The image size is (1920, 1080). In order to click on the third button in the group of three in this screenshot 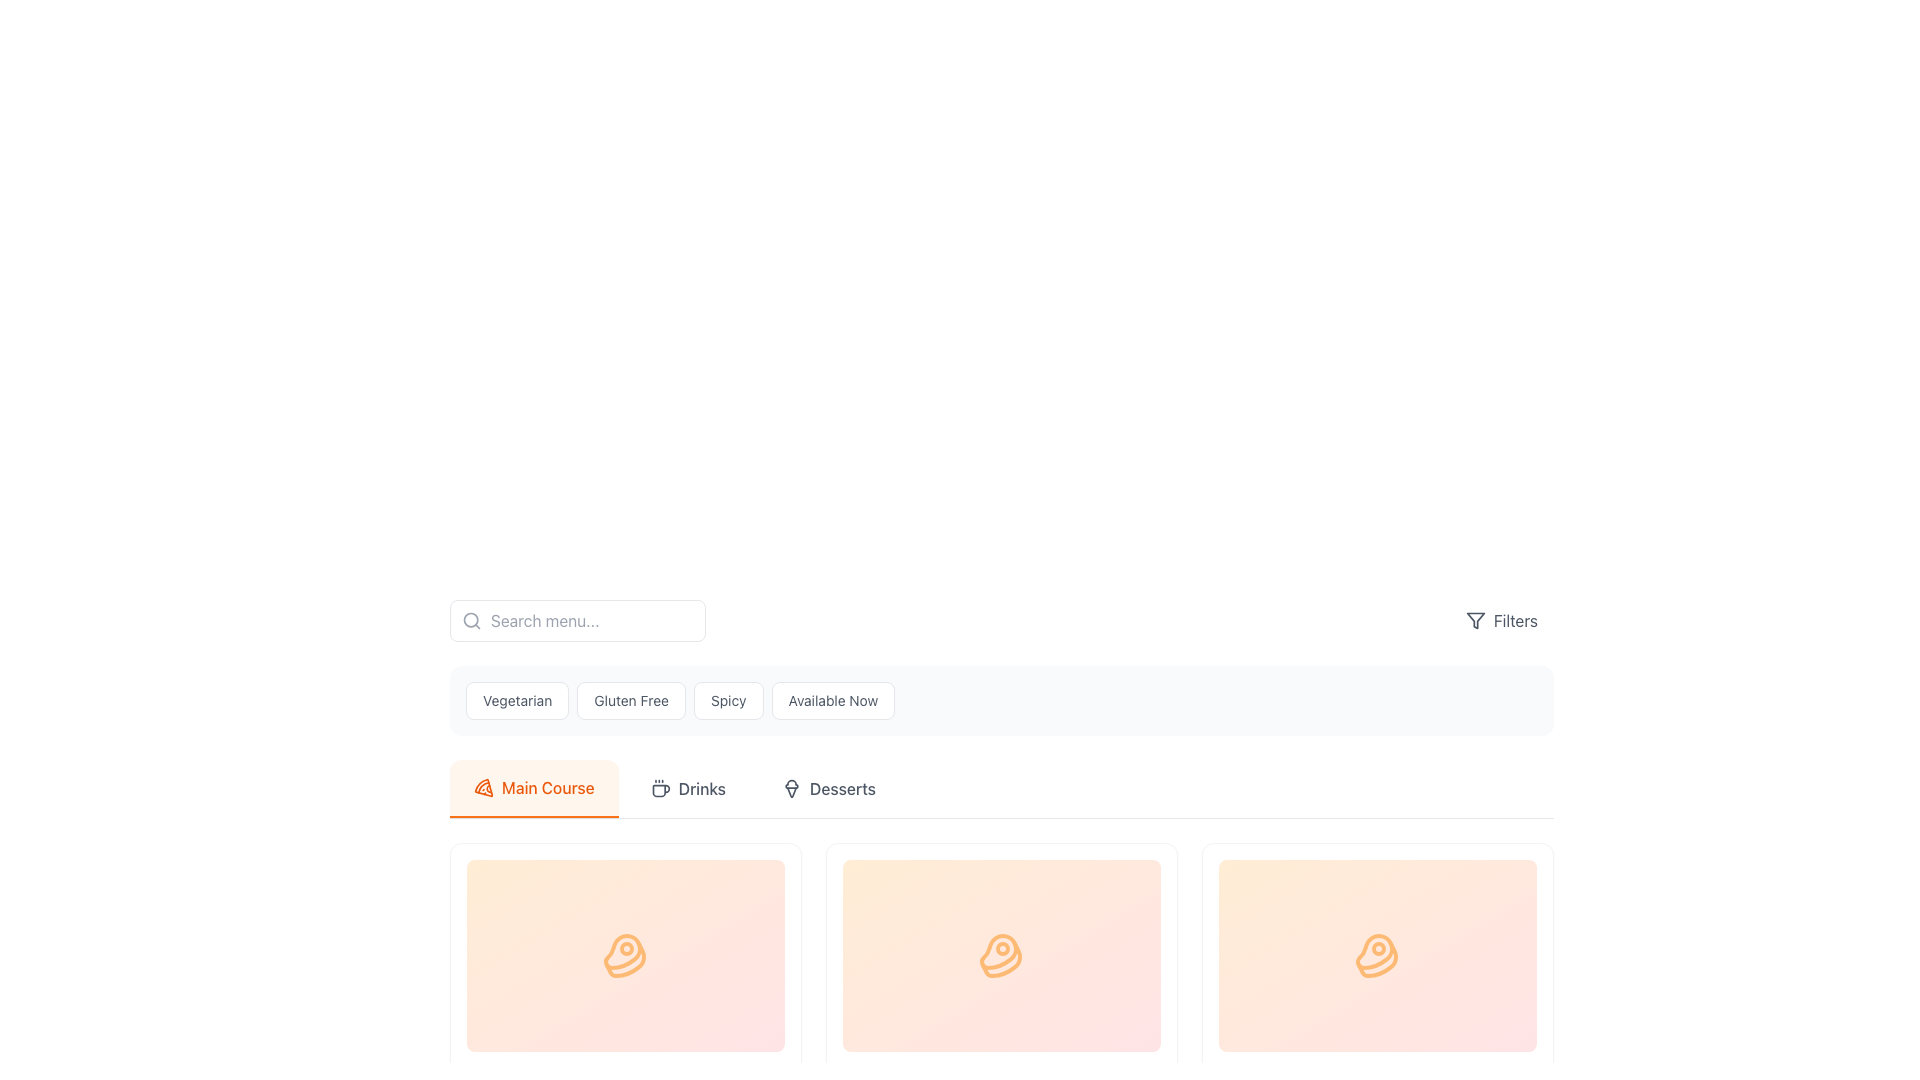, I will do `click(829, 788)`.